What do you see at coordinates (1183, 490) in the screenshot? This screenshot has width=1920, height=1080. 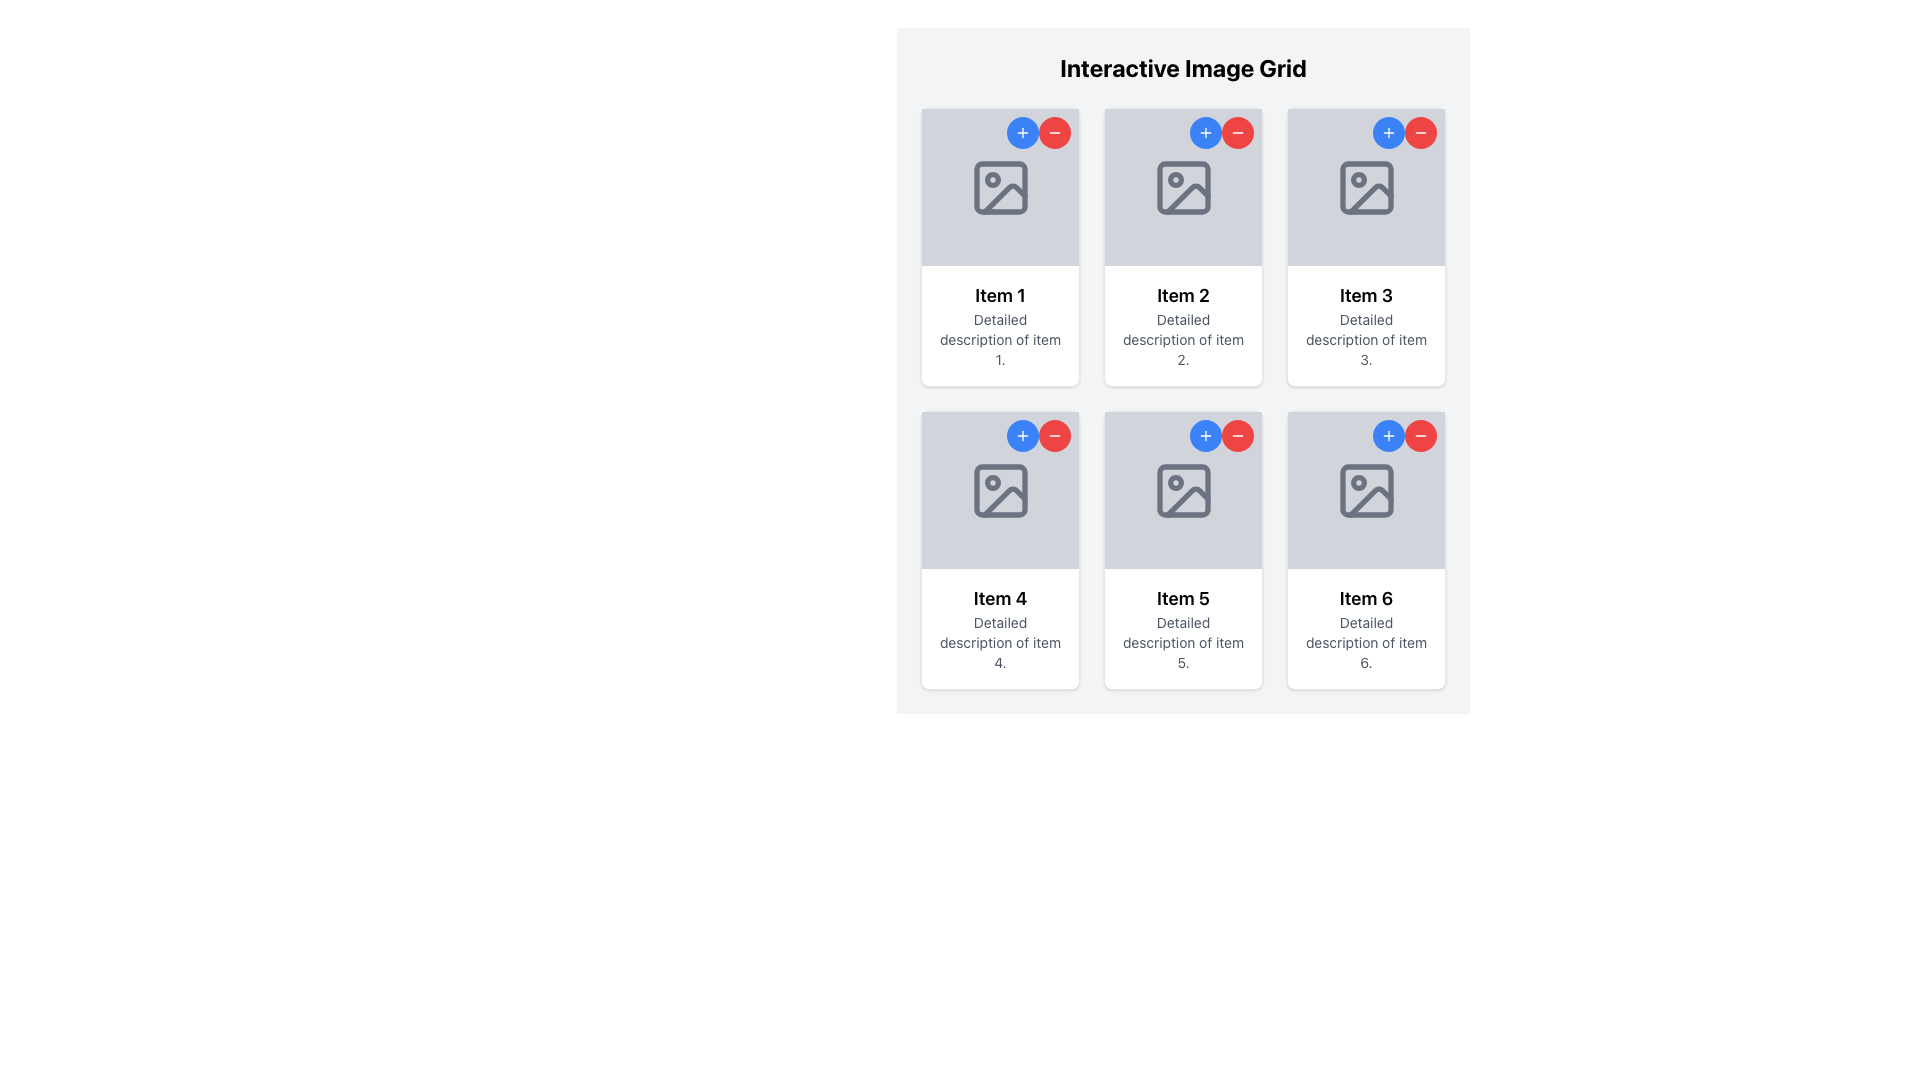 I see `the icon element representing a photo-like content, located in the fifth grid item labeled 'Item 5' in a 2x3 interactive image grid layout` at bounding box center [1183, 490].